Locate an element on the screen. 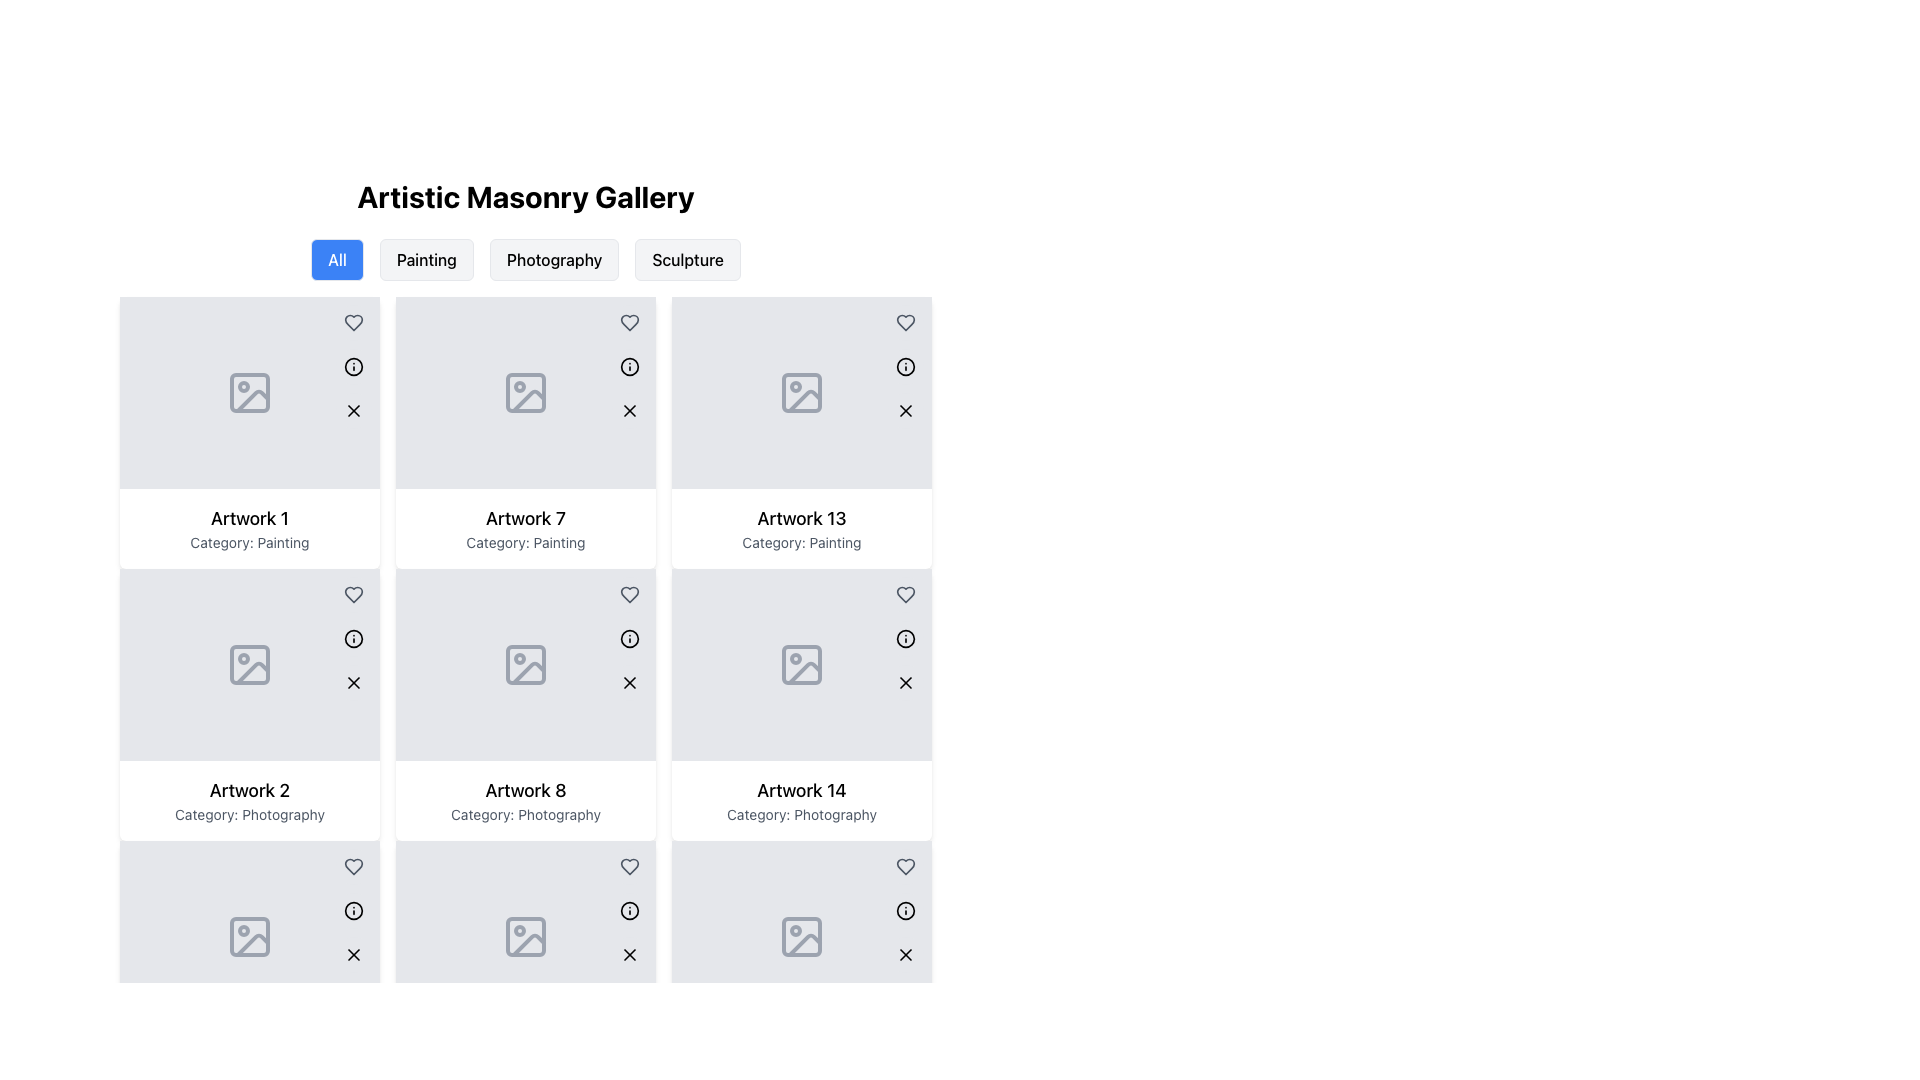 The image size is (1920, 1080). the delete button located at the bottom right quadrant of the first card in the grid layout is located at coordinates (354, 410).